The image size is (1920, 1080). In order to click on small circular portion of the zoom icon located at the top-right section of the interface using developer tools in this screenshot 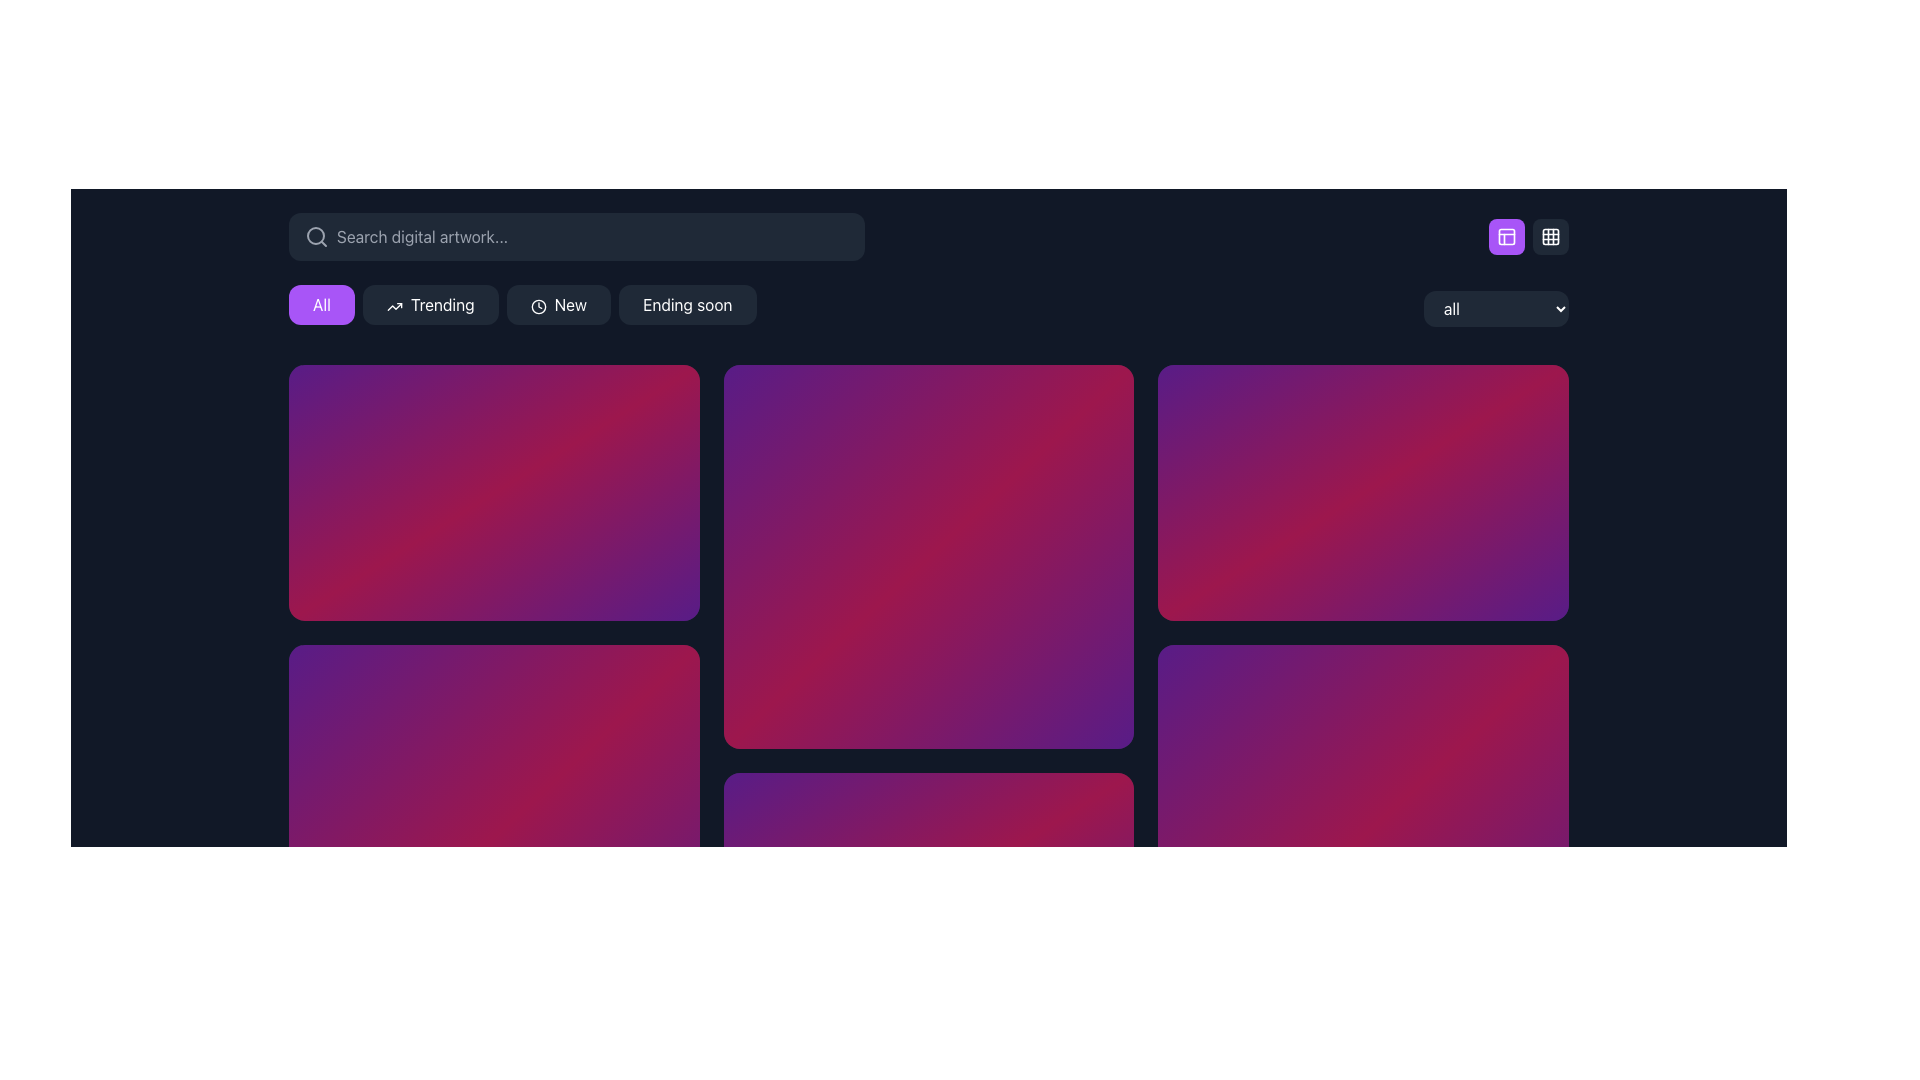, I will do `click(1533, 397)`.